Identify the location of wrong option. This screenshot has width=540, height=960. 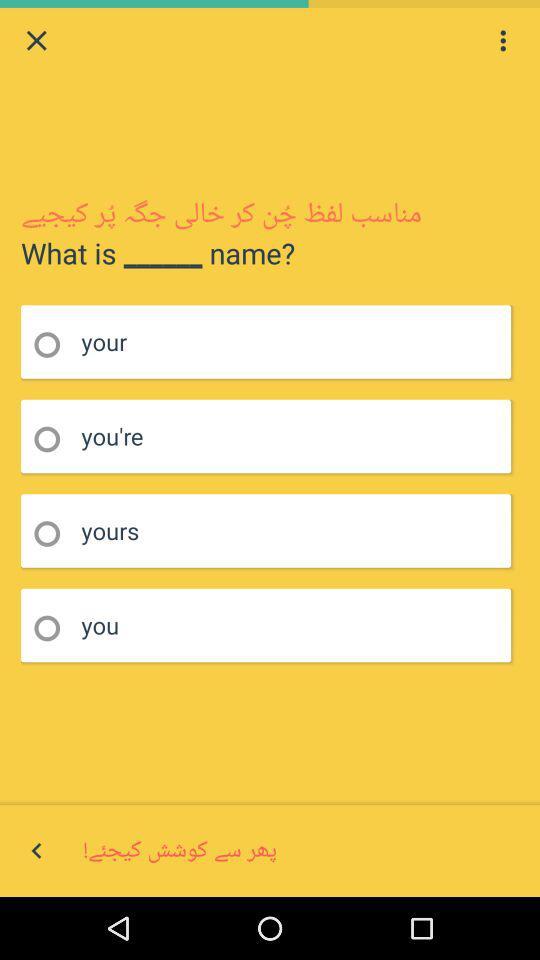
(53, 627).